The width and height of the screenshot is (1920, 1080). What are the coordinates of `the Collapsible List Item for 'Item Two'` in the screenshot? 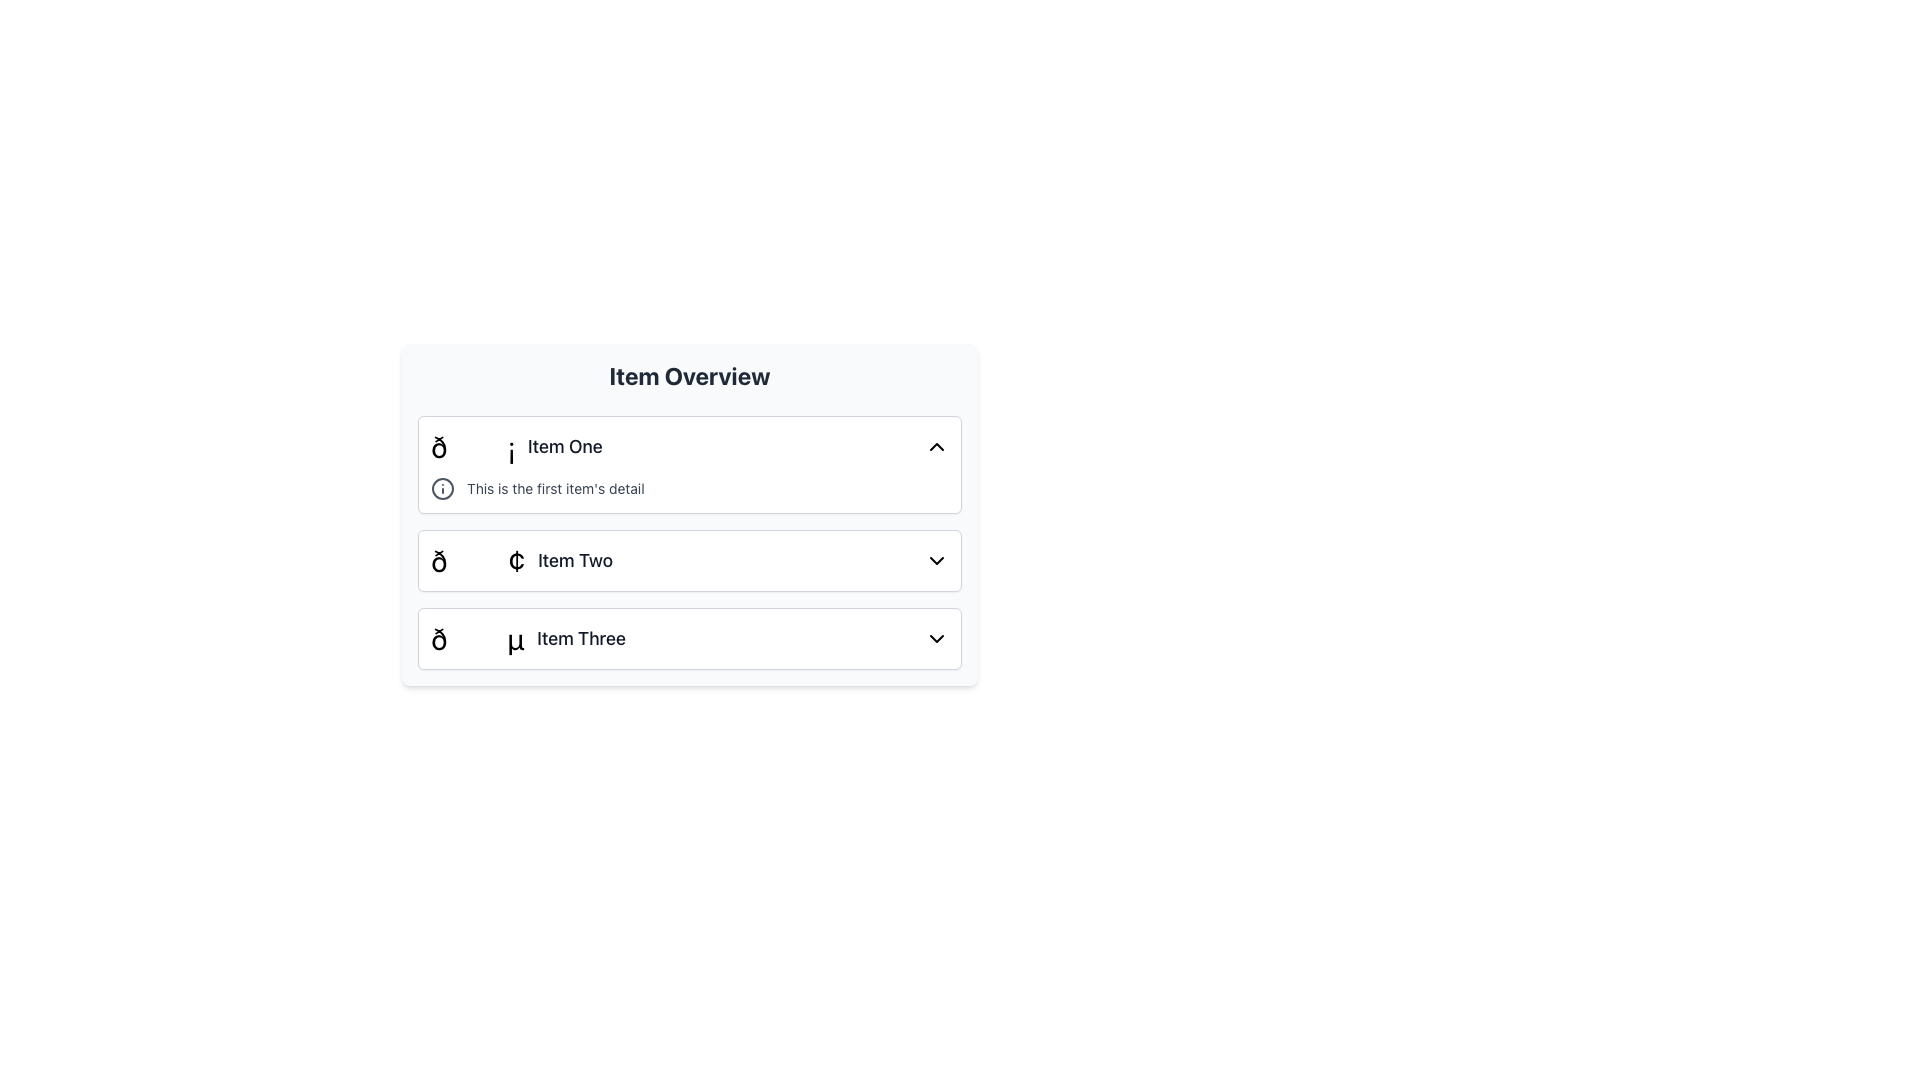 It's located at (690, 560).